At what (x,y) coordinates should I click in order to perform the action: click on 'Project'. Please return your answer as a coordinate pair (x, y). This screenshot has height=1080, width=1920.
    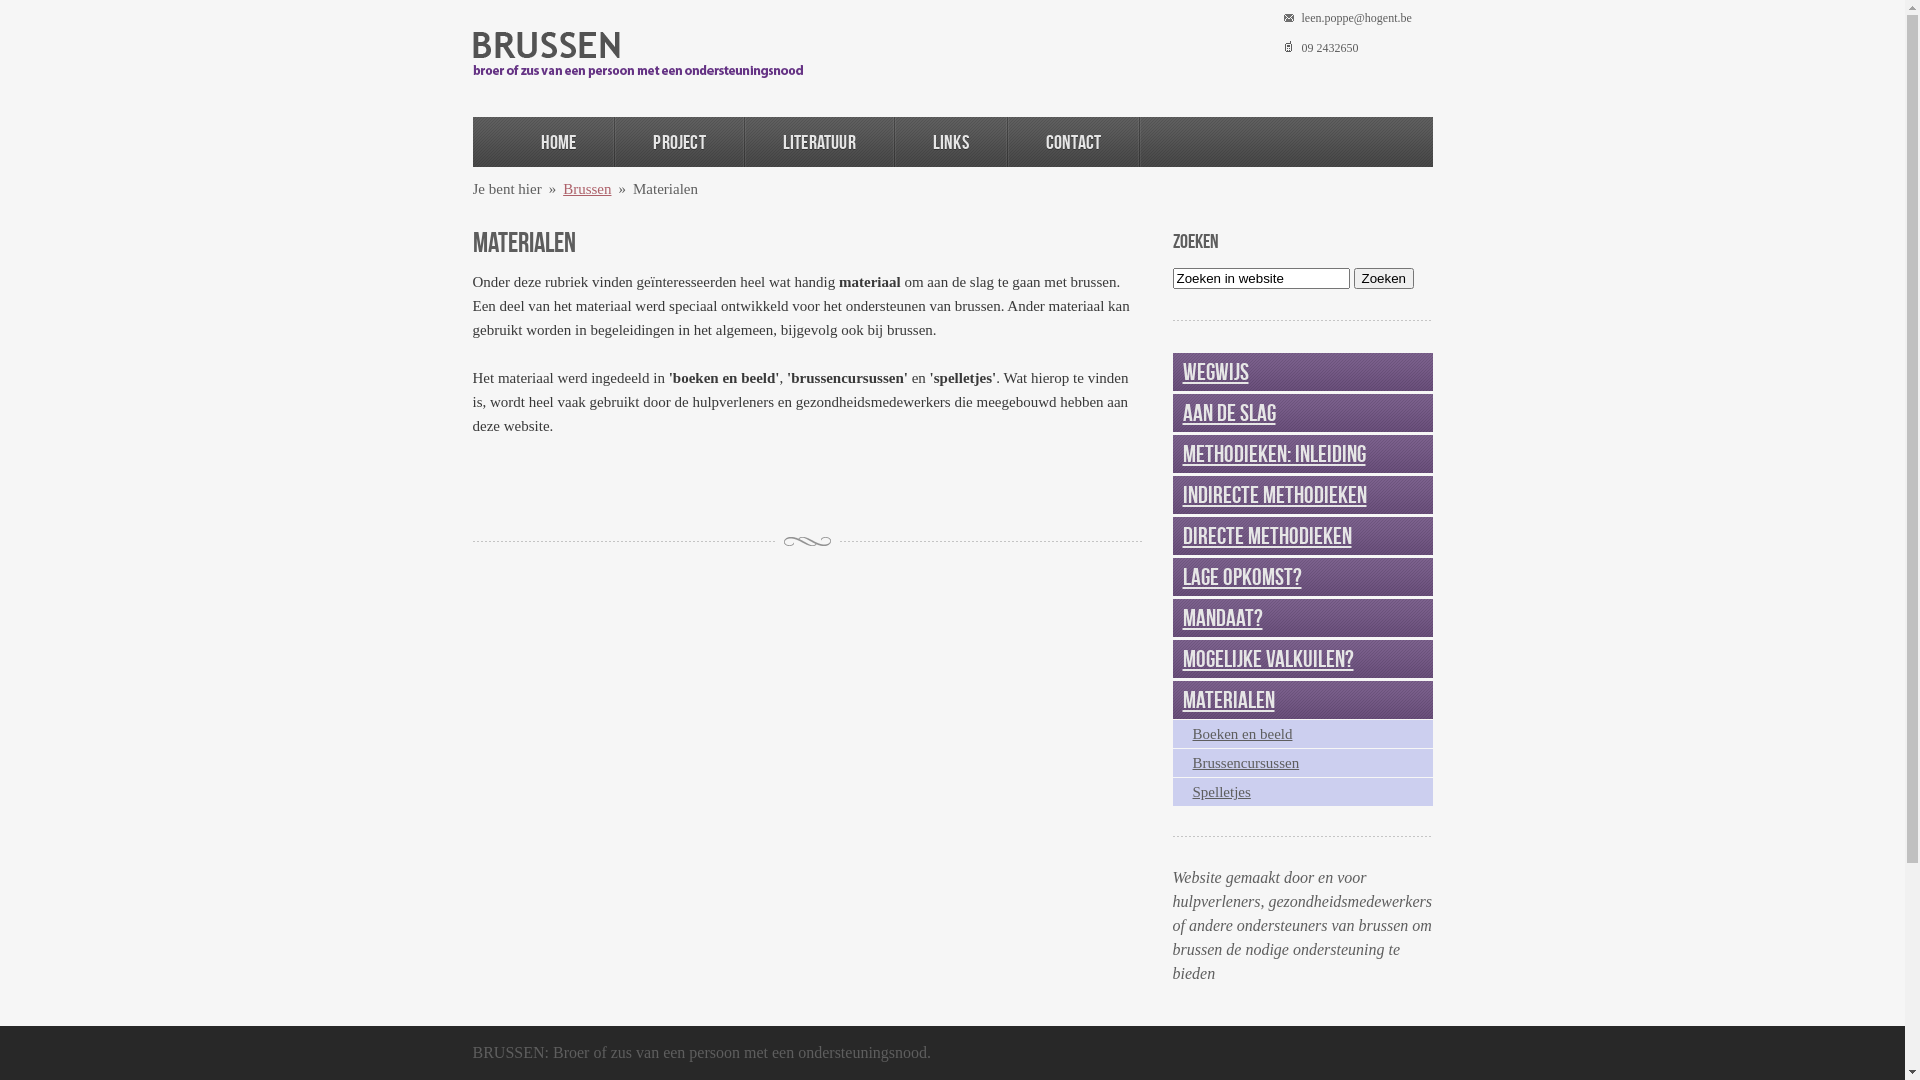
    Looking at the image, I should click on (678, 141).